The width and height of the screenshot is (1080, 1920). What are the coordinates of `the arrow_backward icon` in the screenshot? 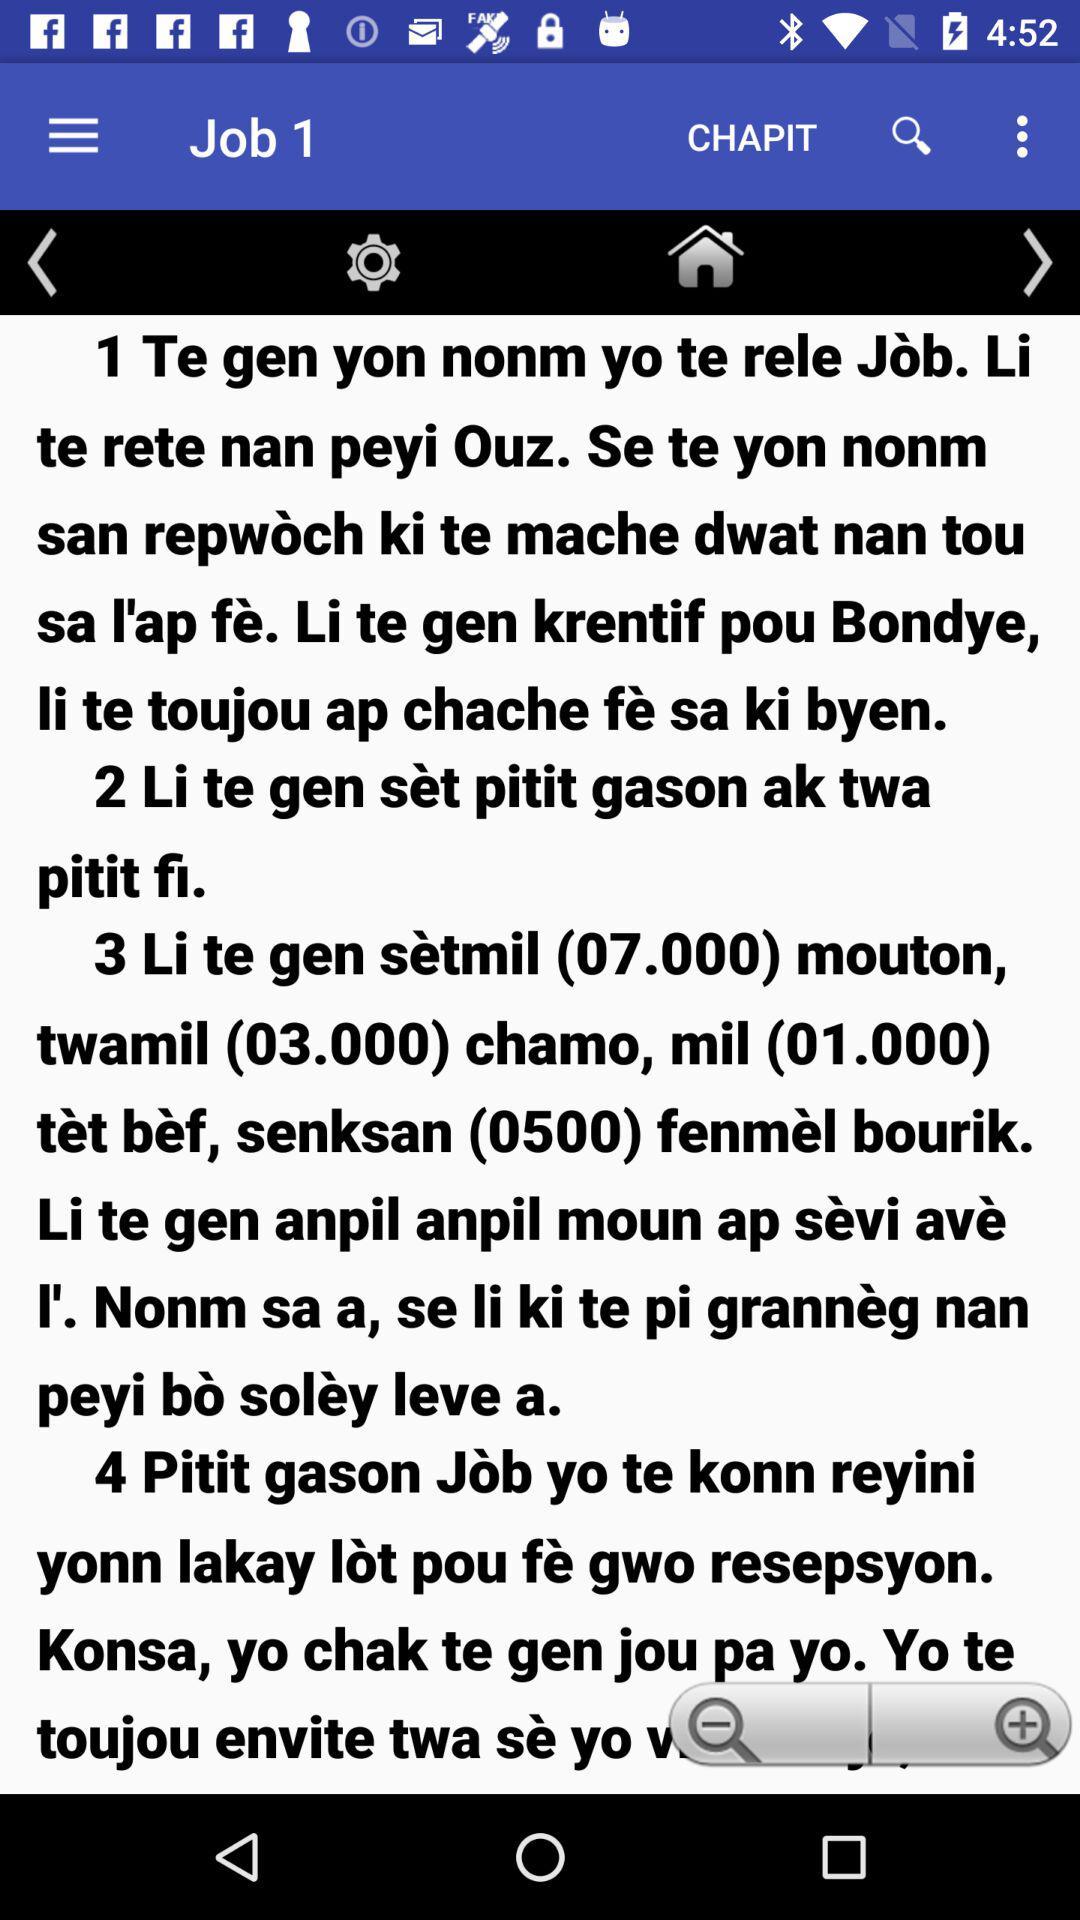 It's located at (42, 261).